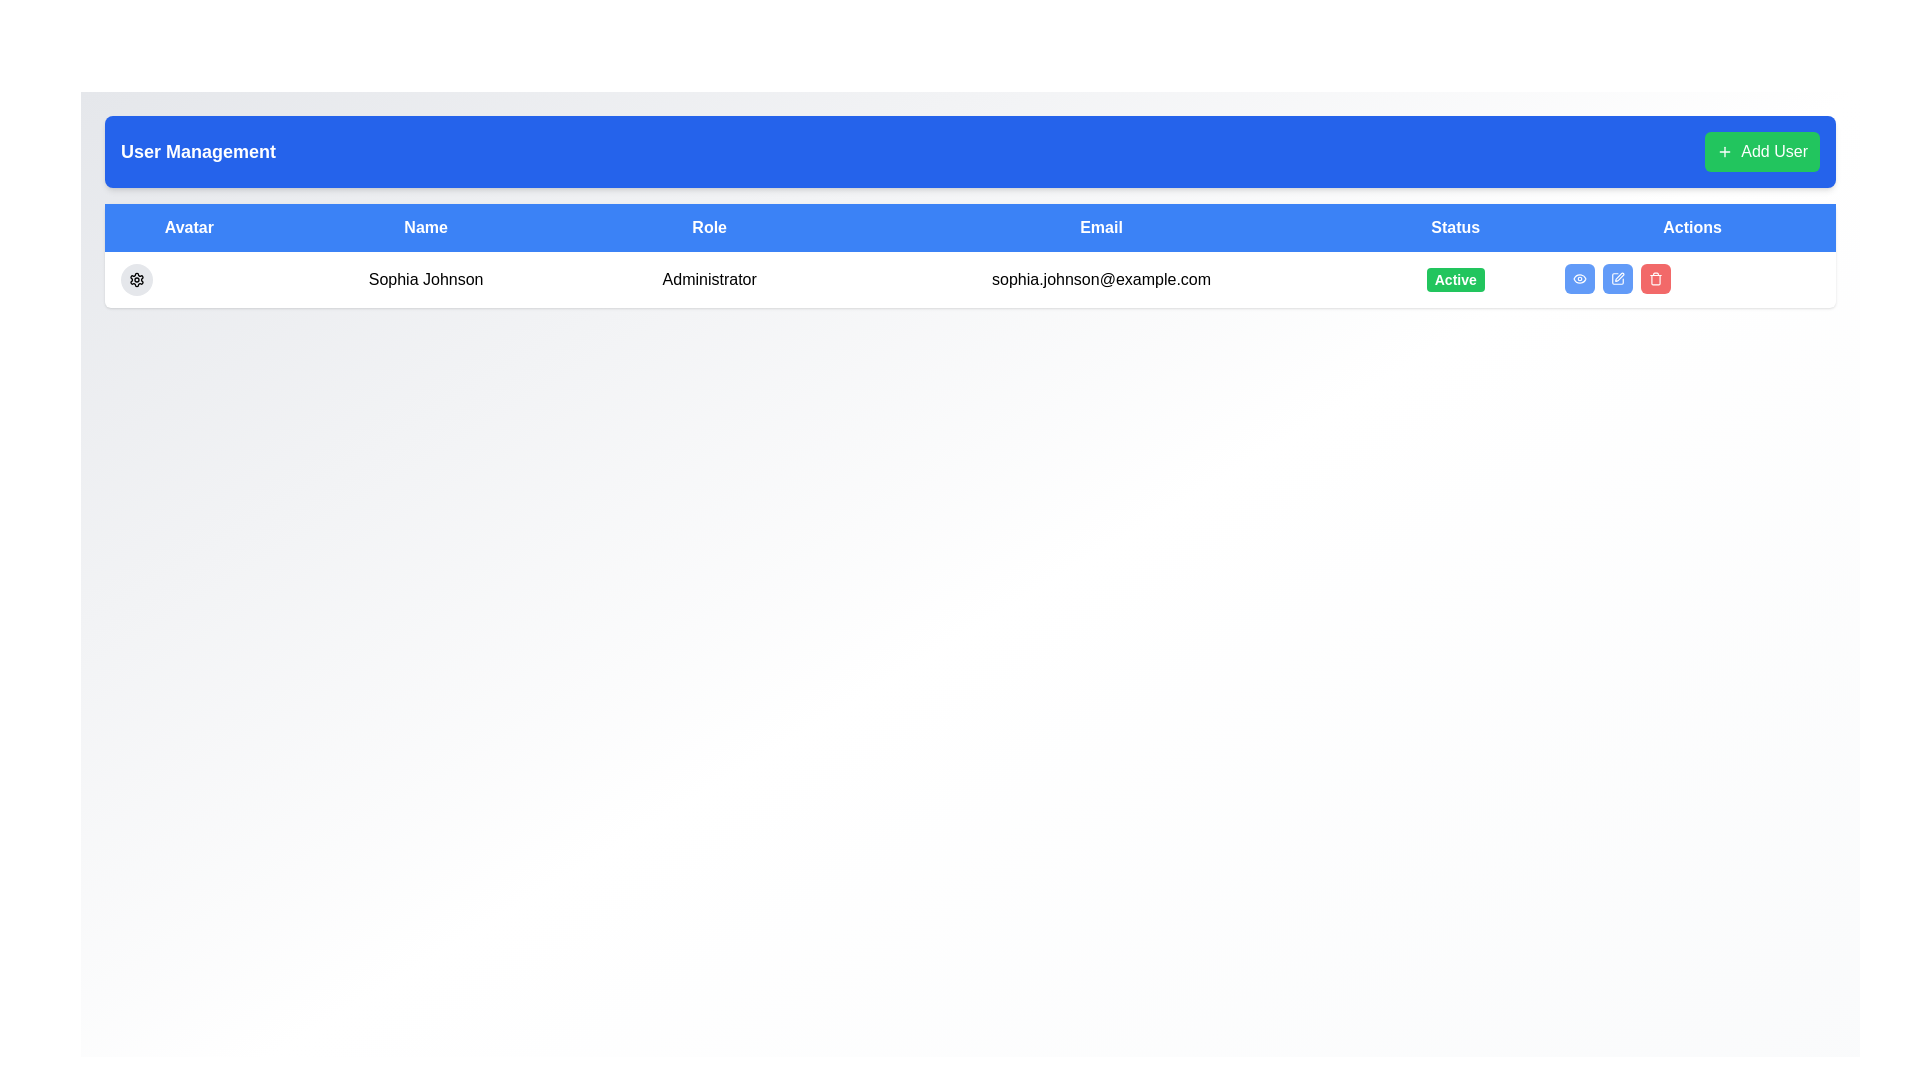 The image size is (1920, 1080). I want to click on the 'Role' text label in the table header, which is the third column located between 'Name' and 'Email', so click(709, 226).